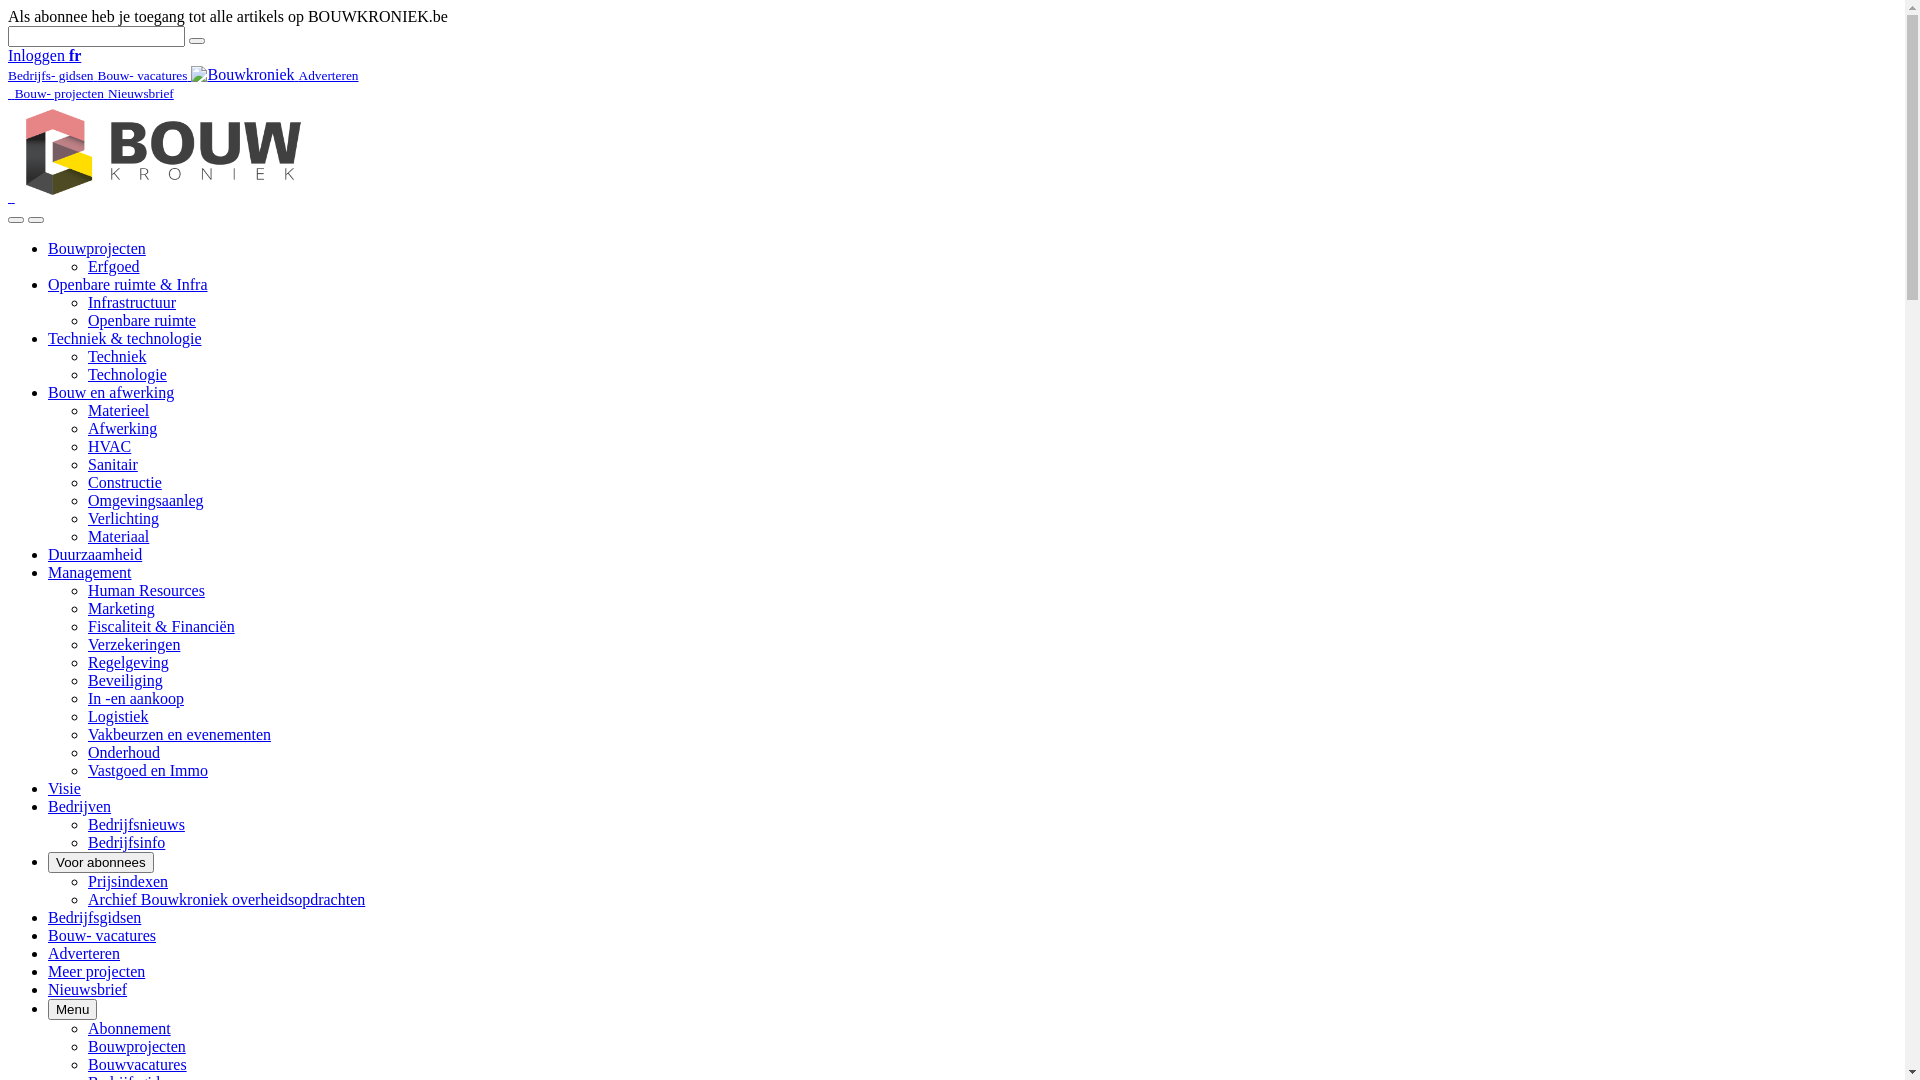 This screenshot has height=1080, width=1920. Describe the element at coordinates (143, 73) in the screenshot. I see `'Bouw- vacatures'` at that location.